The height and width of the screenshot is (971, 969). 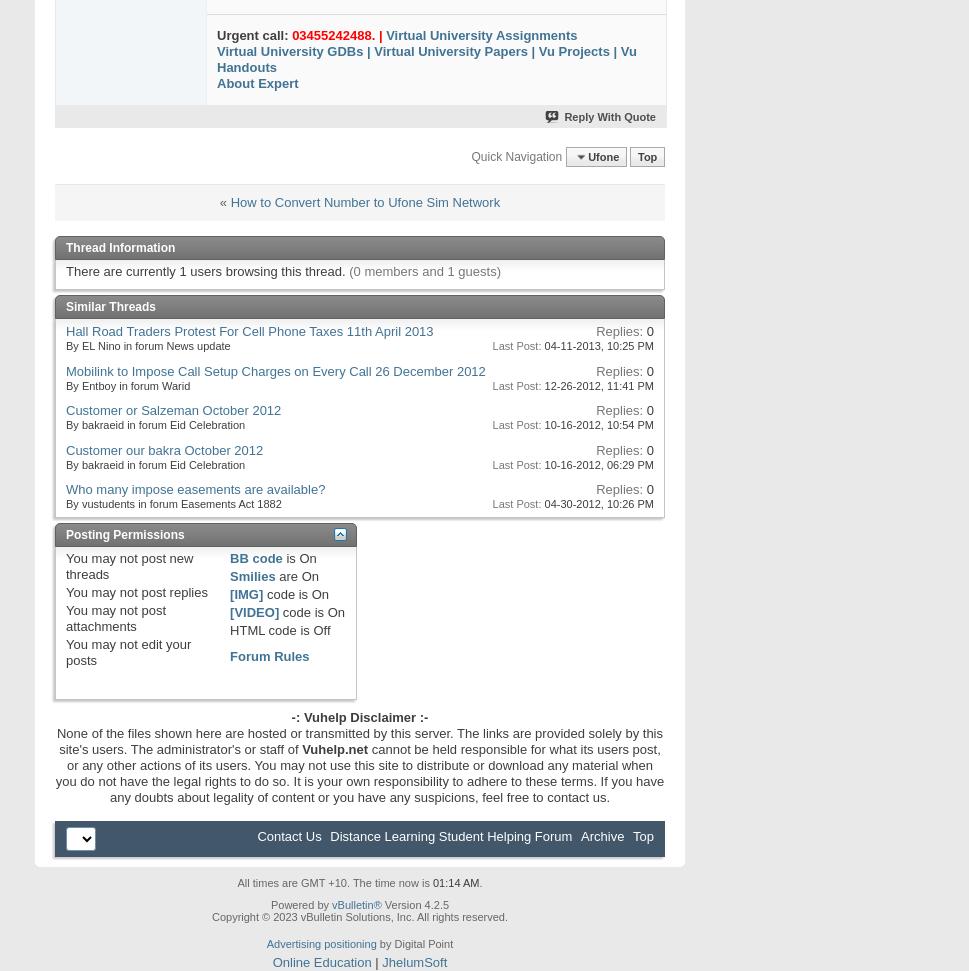 What do you see at coordinates (248, 331) in the screenshot?
I see `'Hall Road Traders Protest For Cell Phone Taxes 11th April 2013'` at bounding box center [248, 331].